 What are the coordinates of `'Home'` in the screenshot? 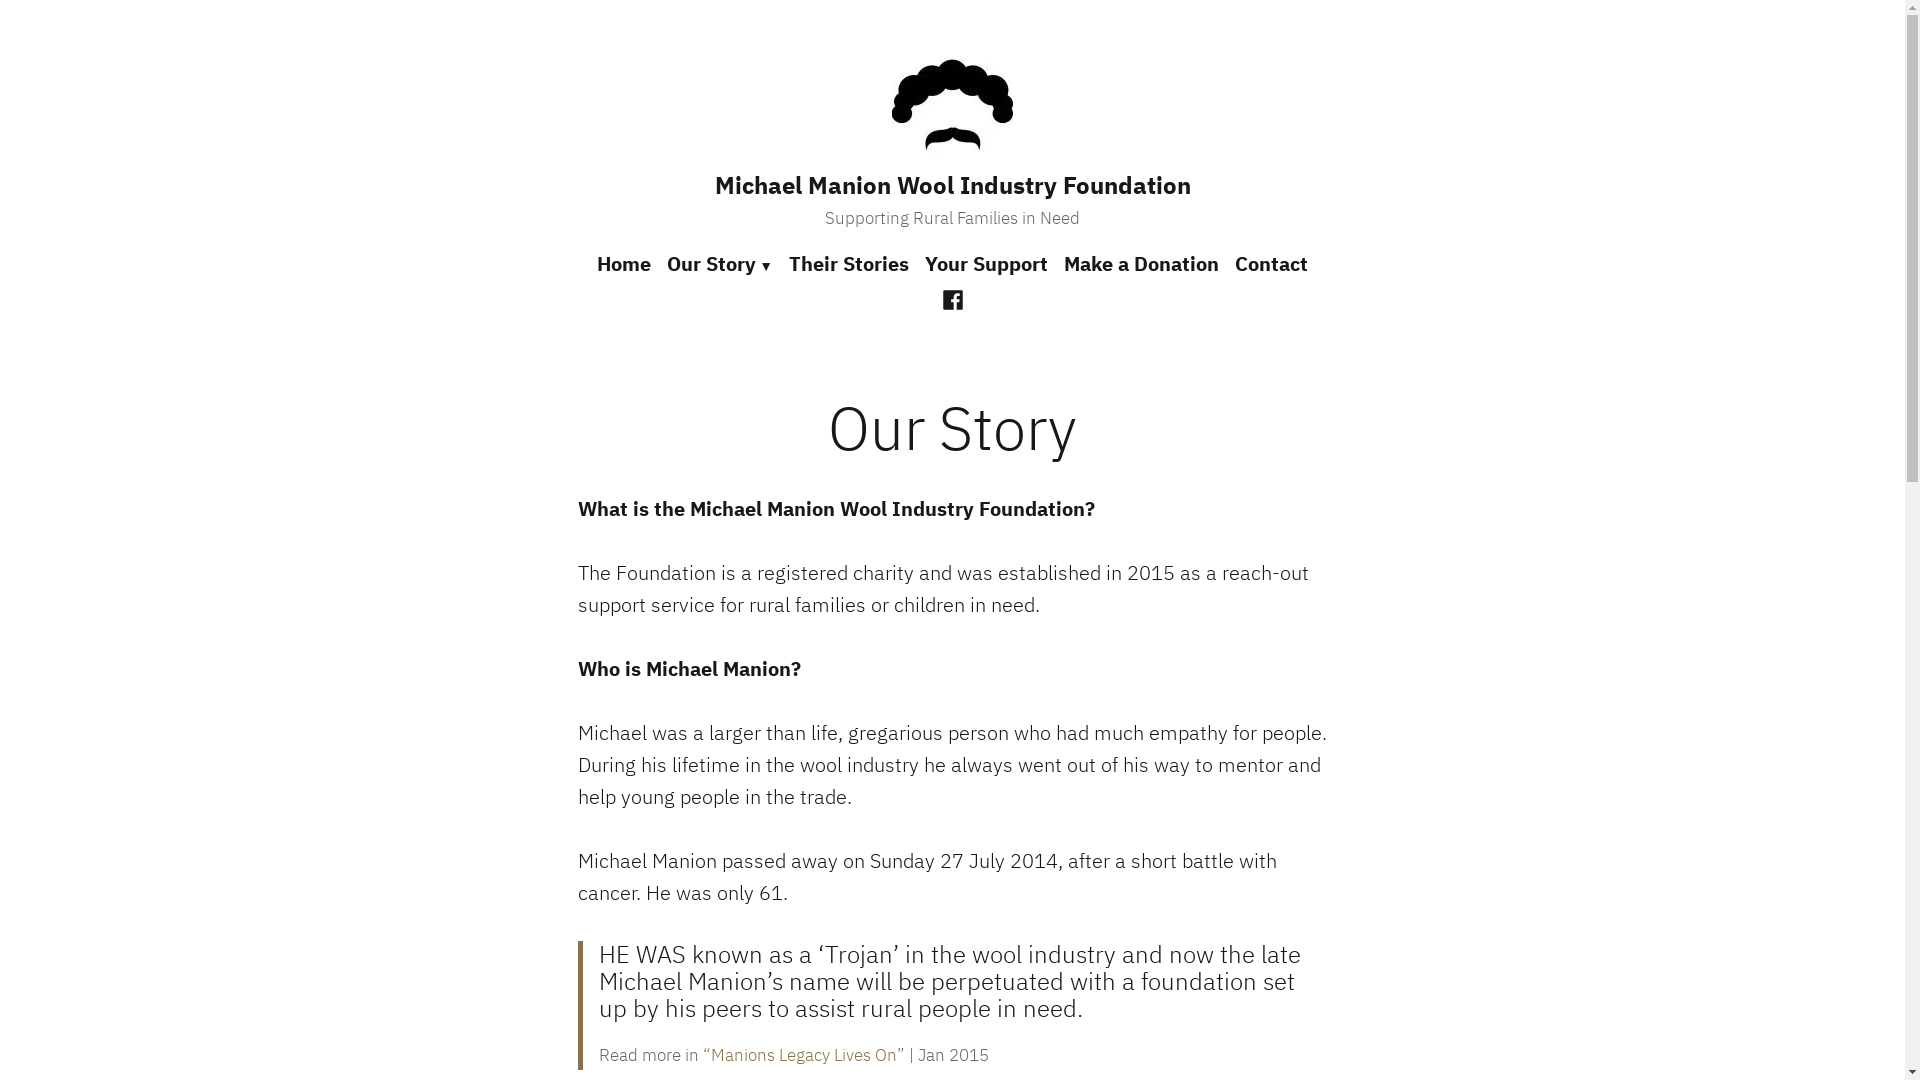 It's located at (595, 264).